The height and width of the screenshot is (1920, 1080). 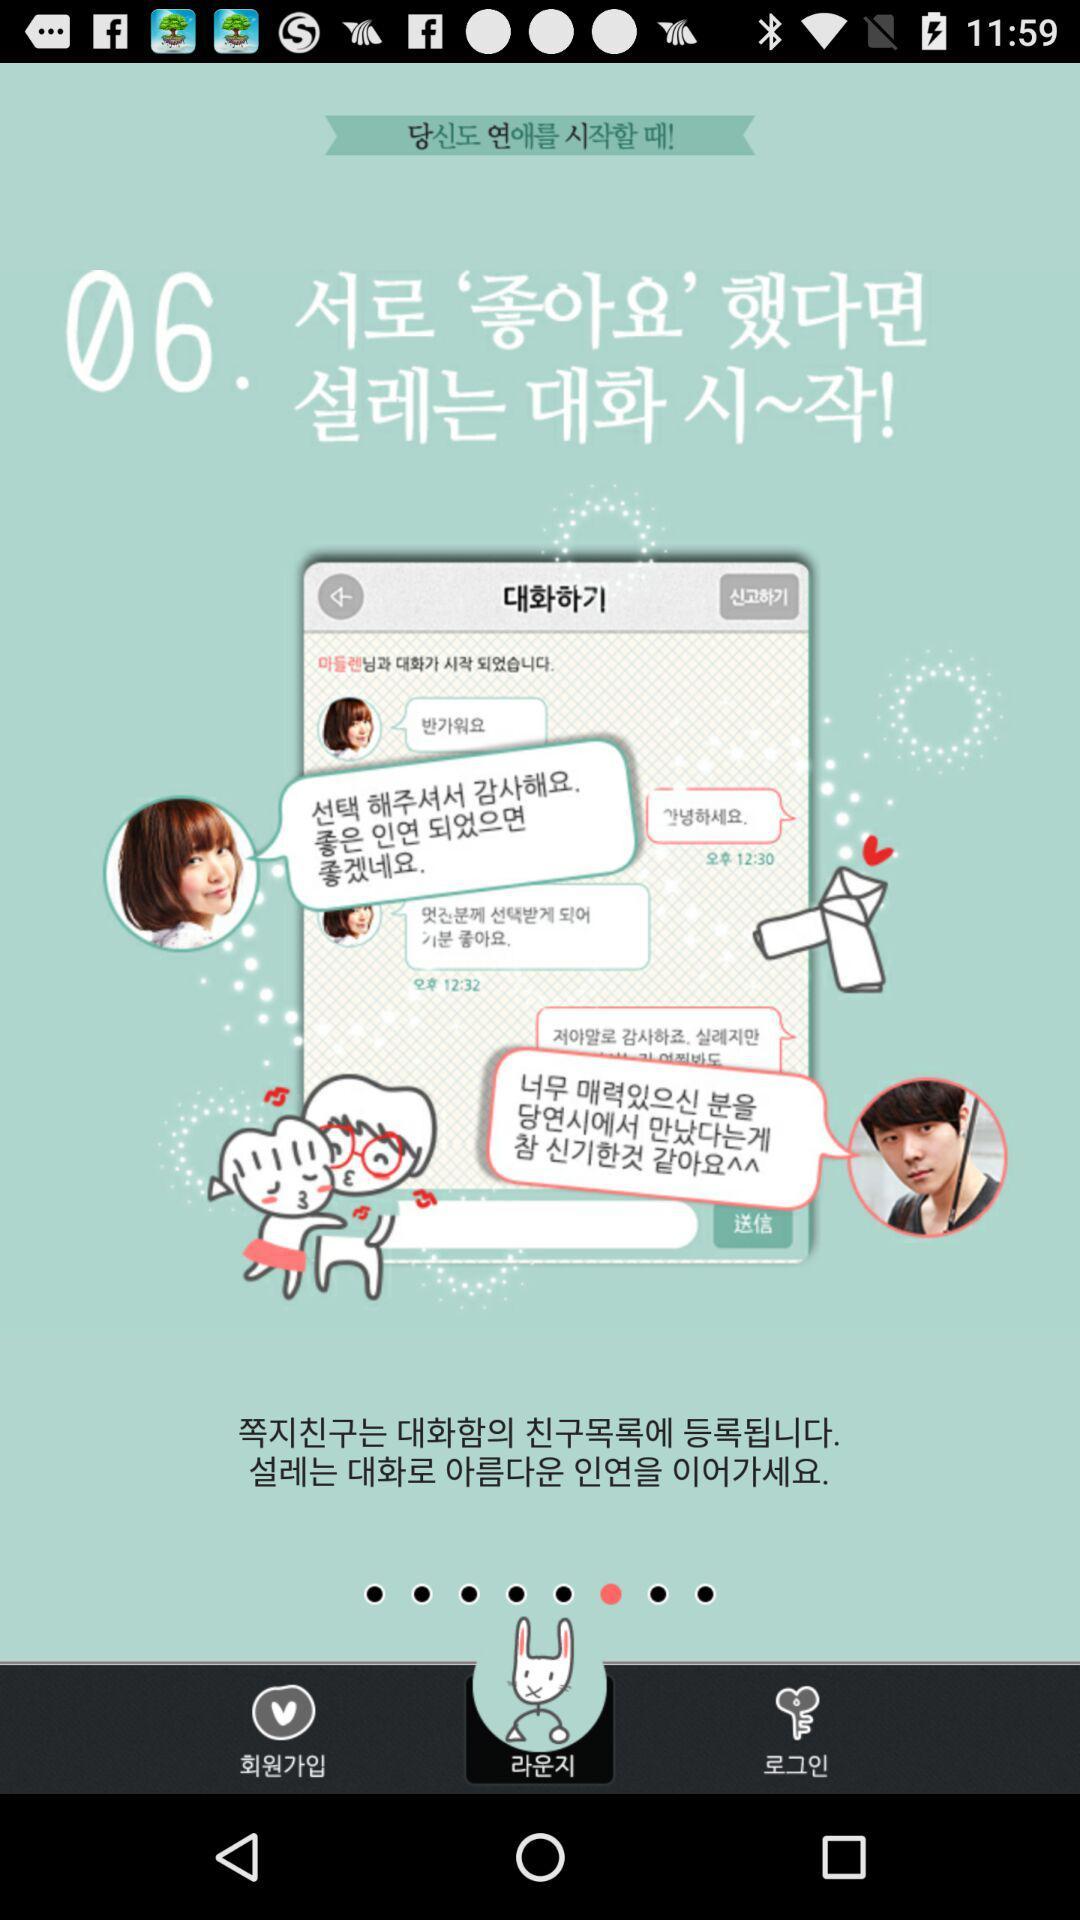 I want to click on second slide, so click(x=420, y=1593).